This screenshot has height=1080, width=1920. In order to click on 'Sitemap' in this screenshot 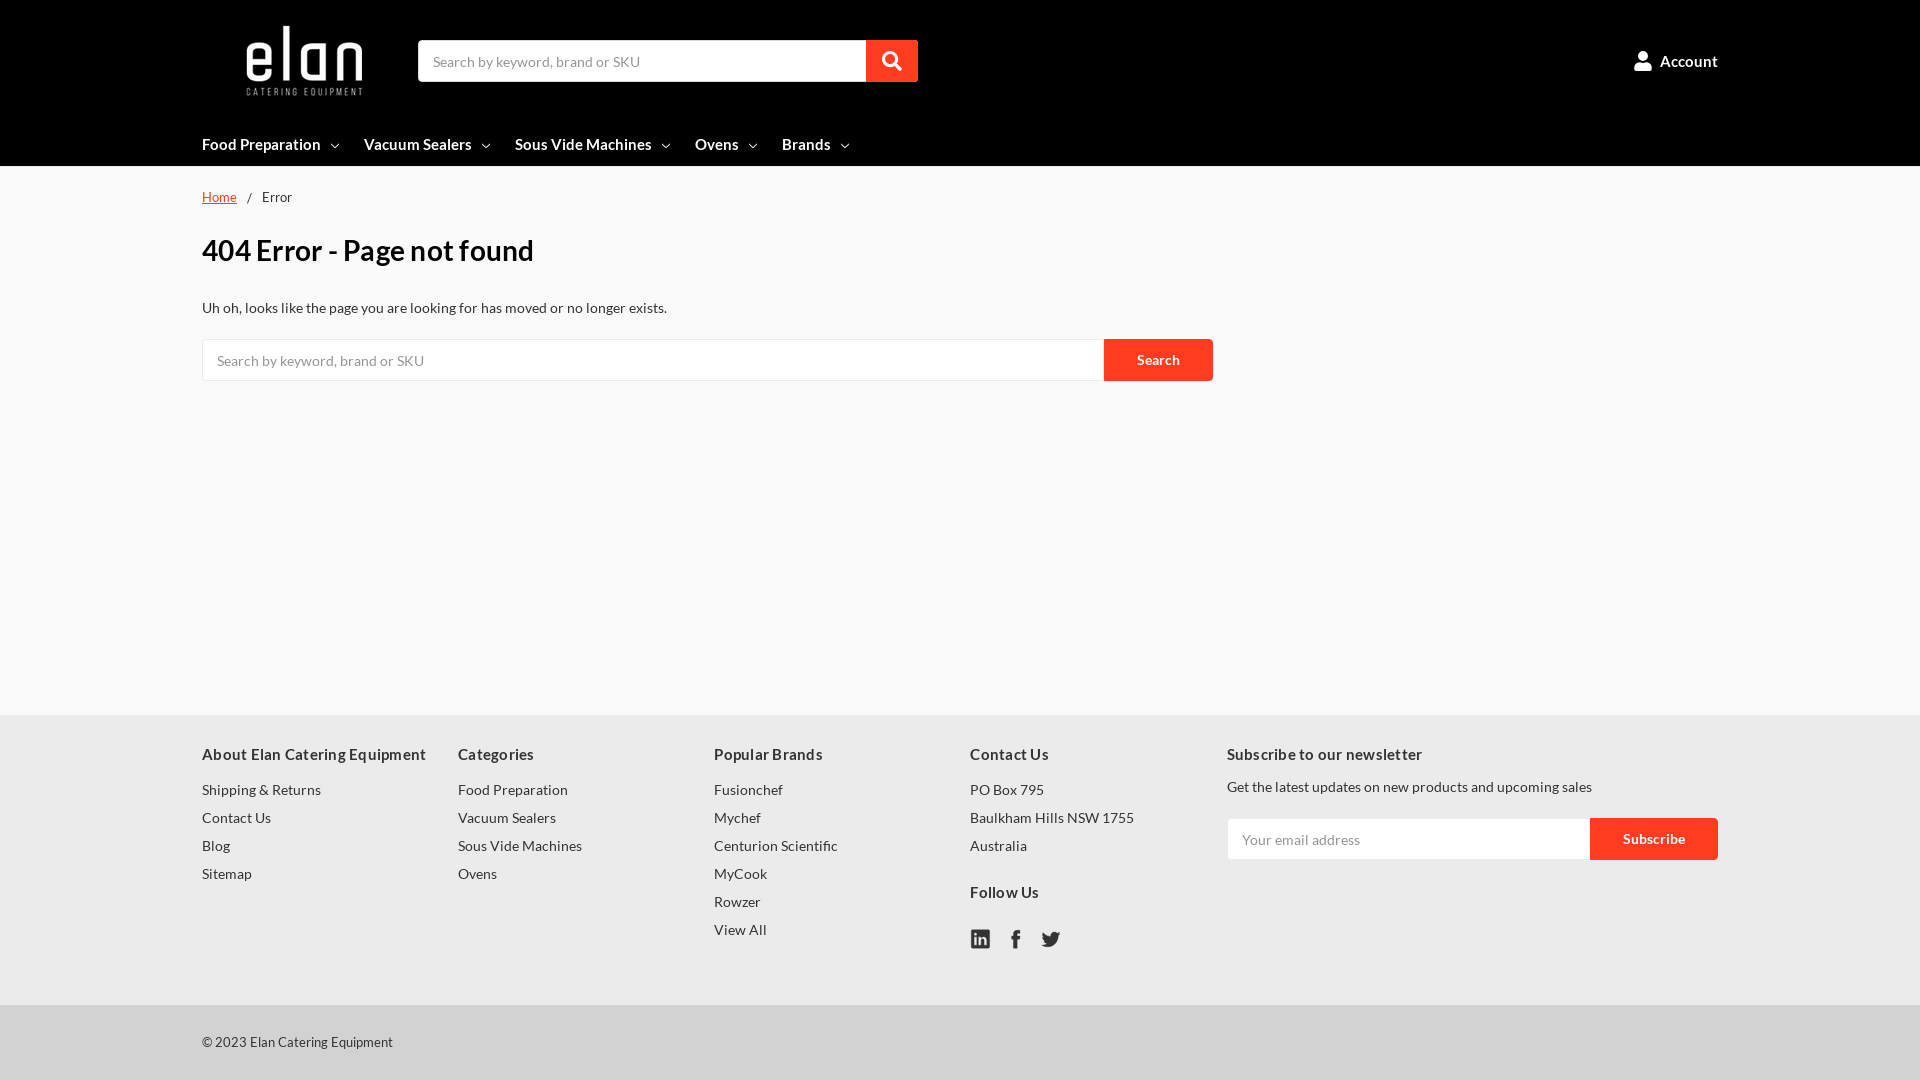, I will do `click(226, 872)`.